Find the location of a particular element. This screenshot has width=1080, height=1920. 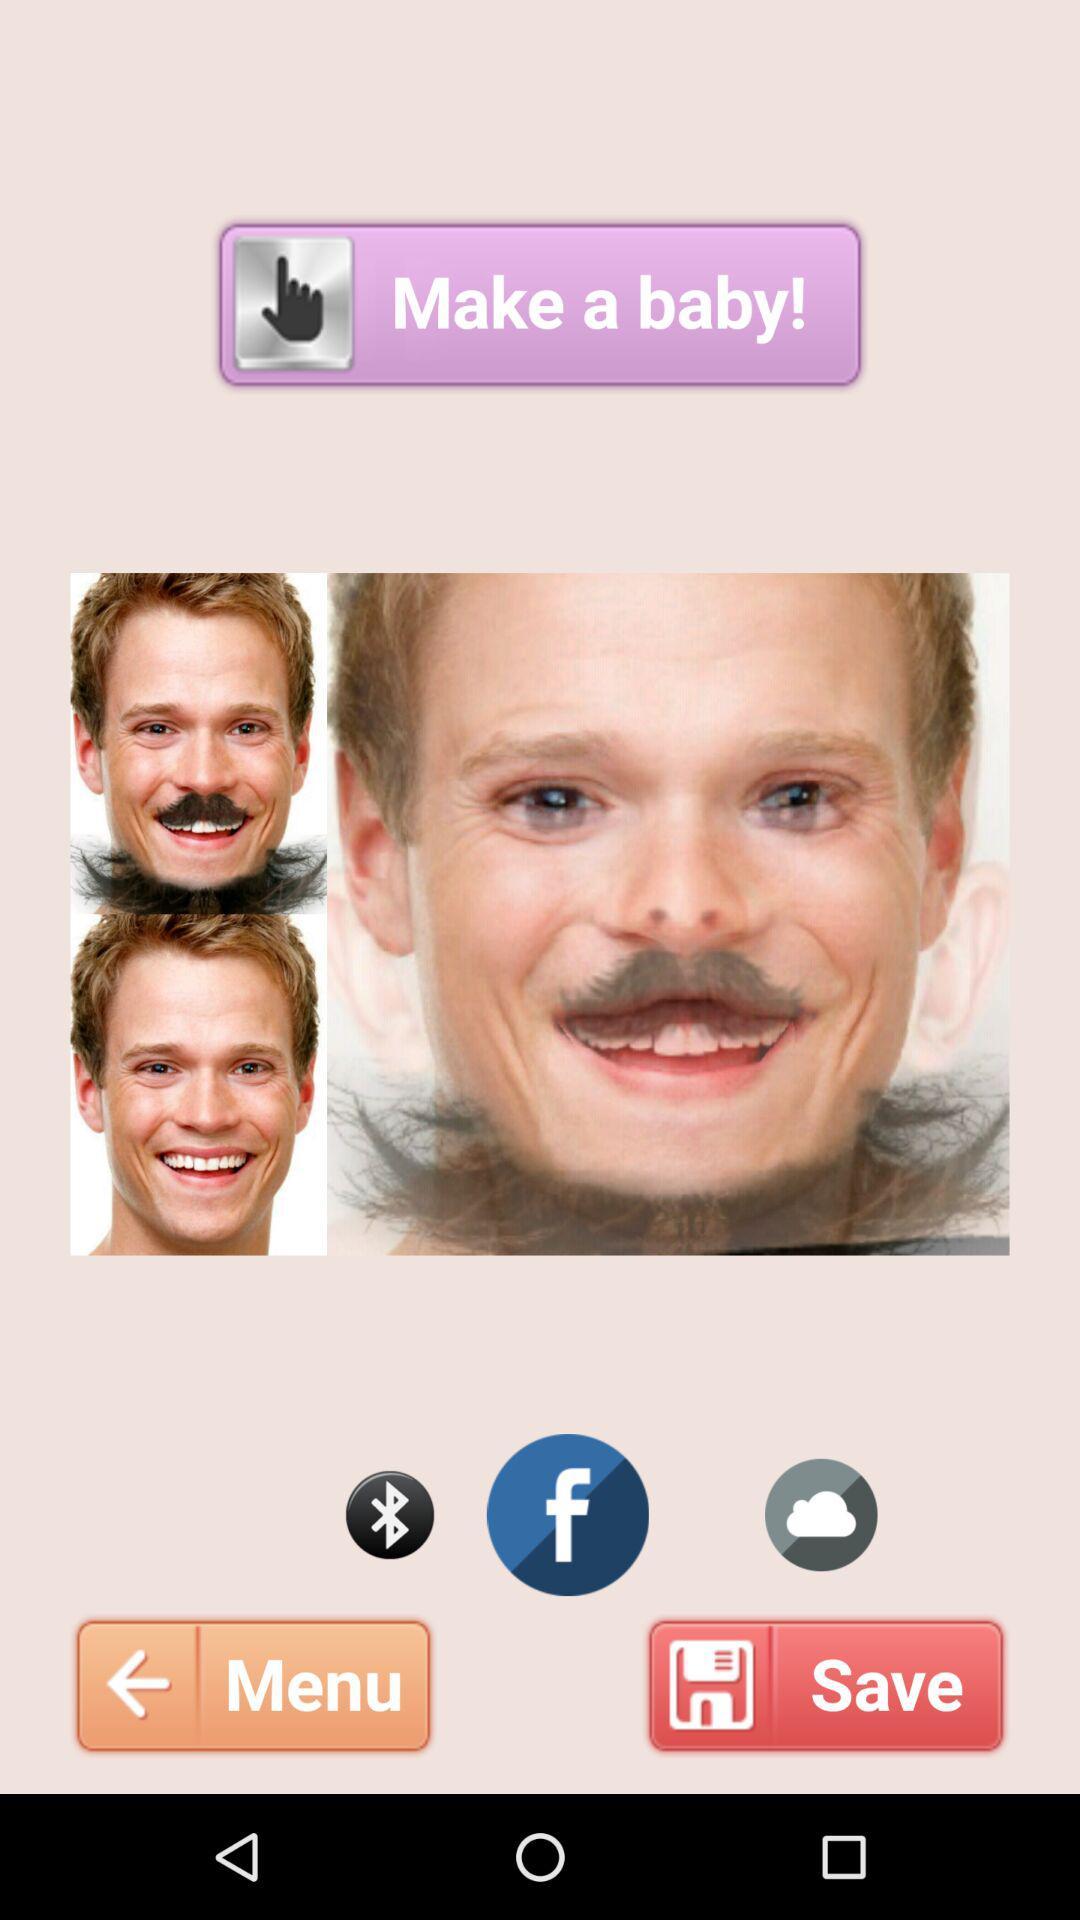

menu is located at coordinates (252, 1684).